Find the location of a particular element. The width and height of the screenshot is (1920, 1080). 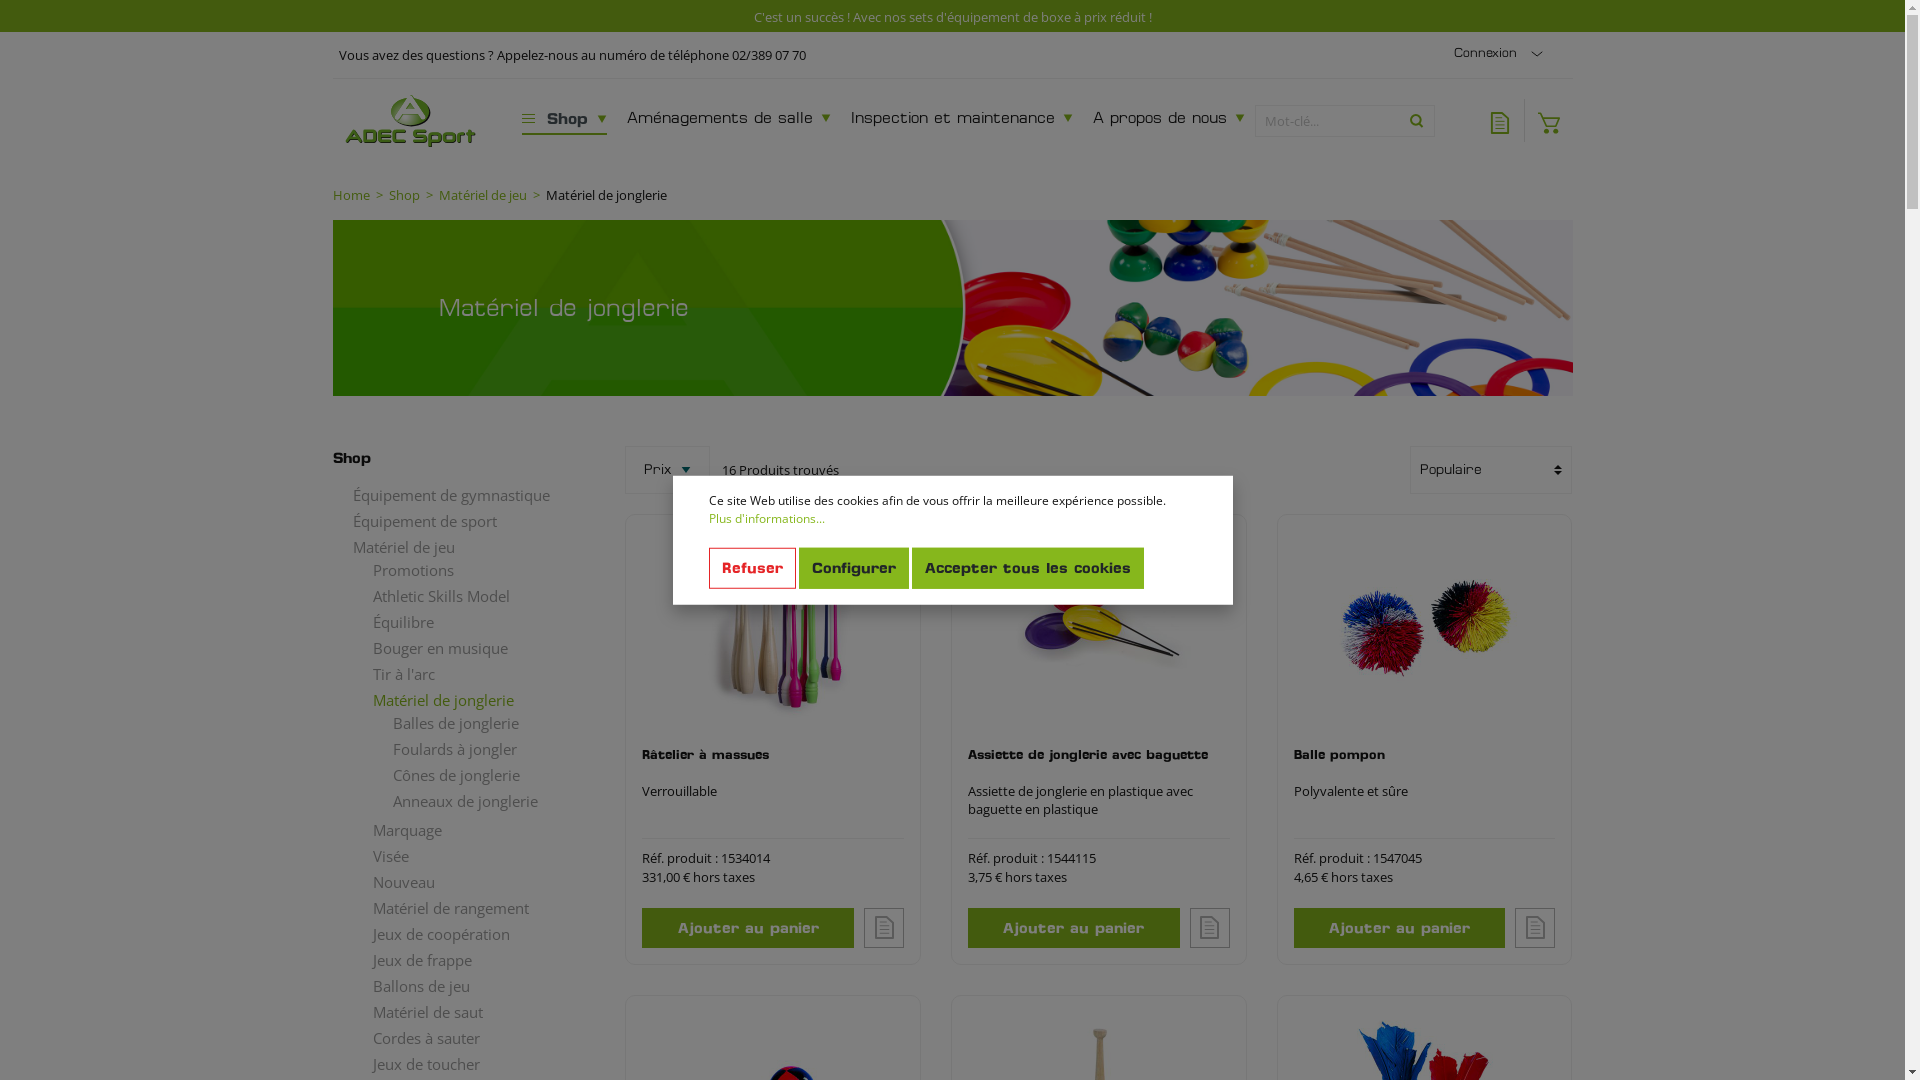

'Promotions' is located at coordinates (351, 570).